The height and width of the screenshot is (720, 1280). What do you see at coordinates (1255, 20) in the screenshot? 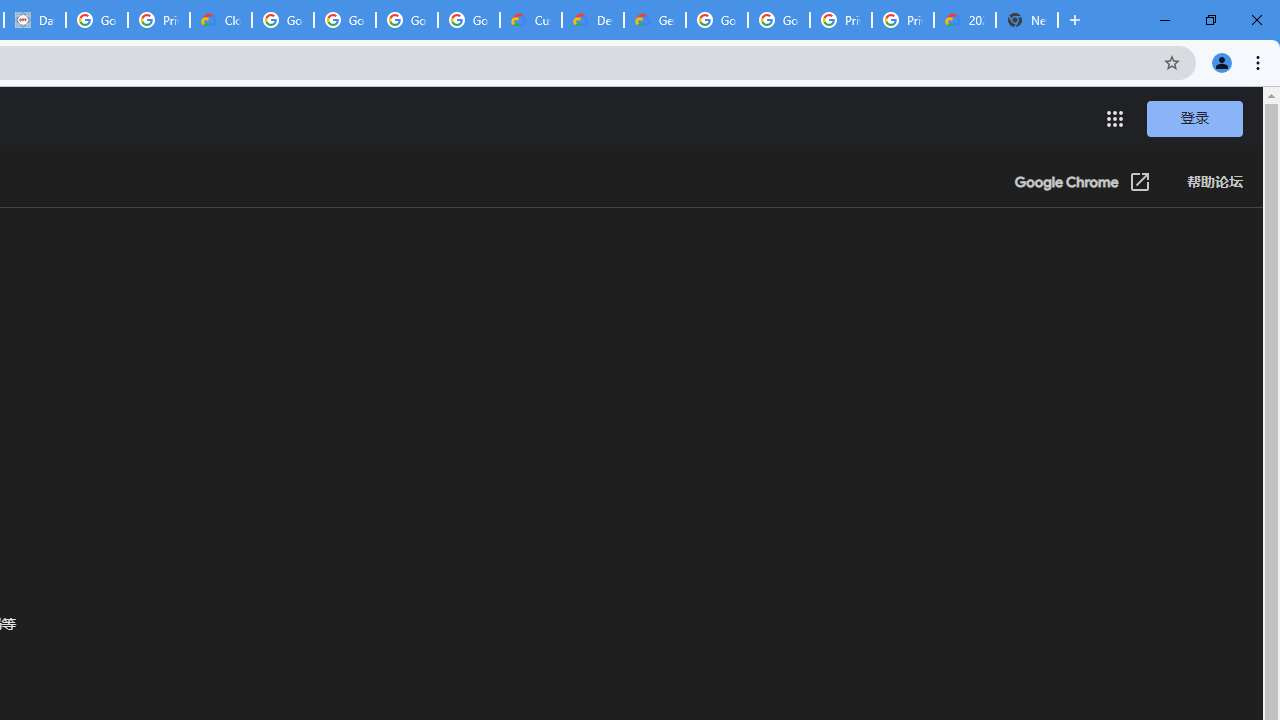
I see `'Close'` at bounding box center [1255, 20].